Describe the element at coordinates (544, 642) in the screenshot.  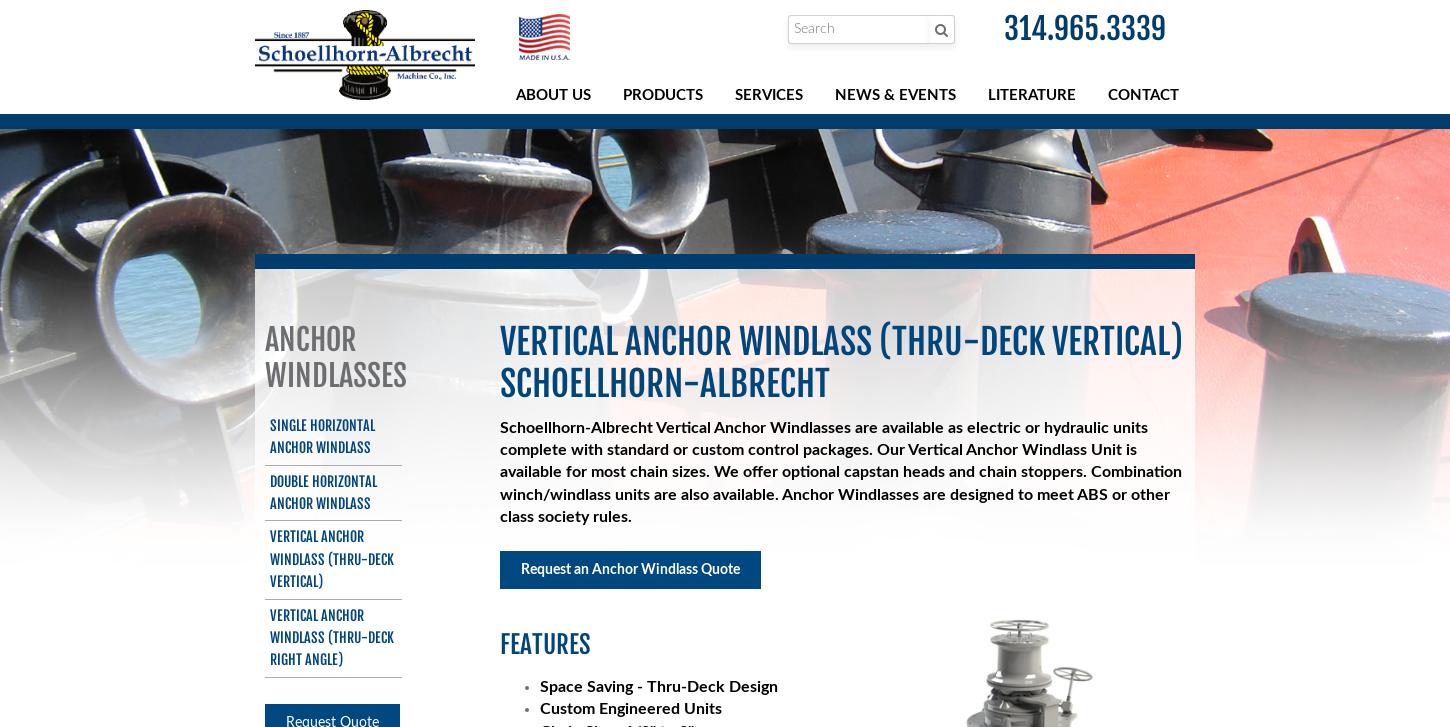
I see `'Features'` at that location.